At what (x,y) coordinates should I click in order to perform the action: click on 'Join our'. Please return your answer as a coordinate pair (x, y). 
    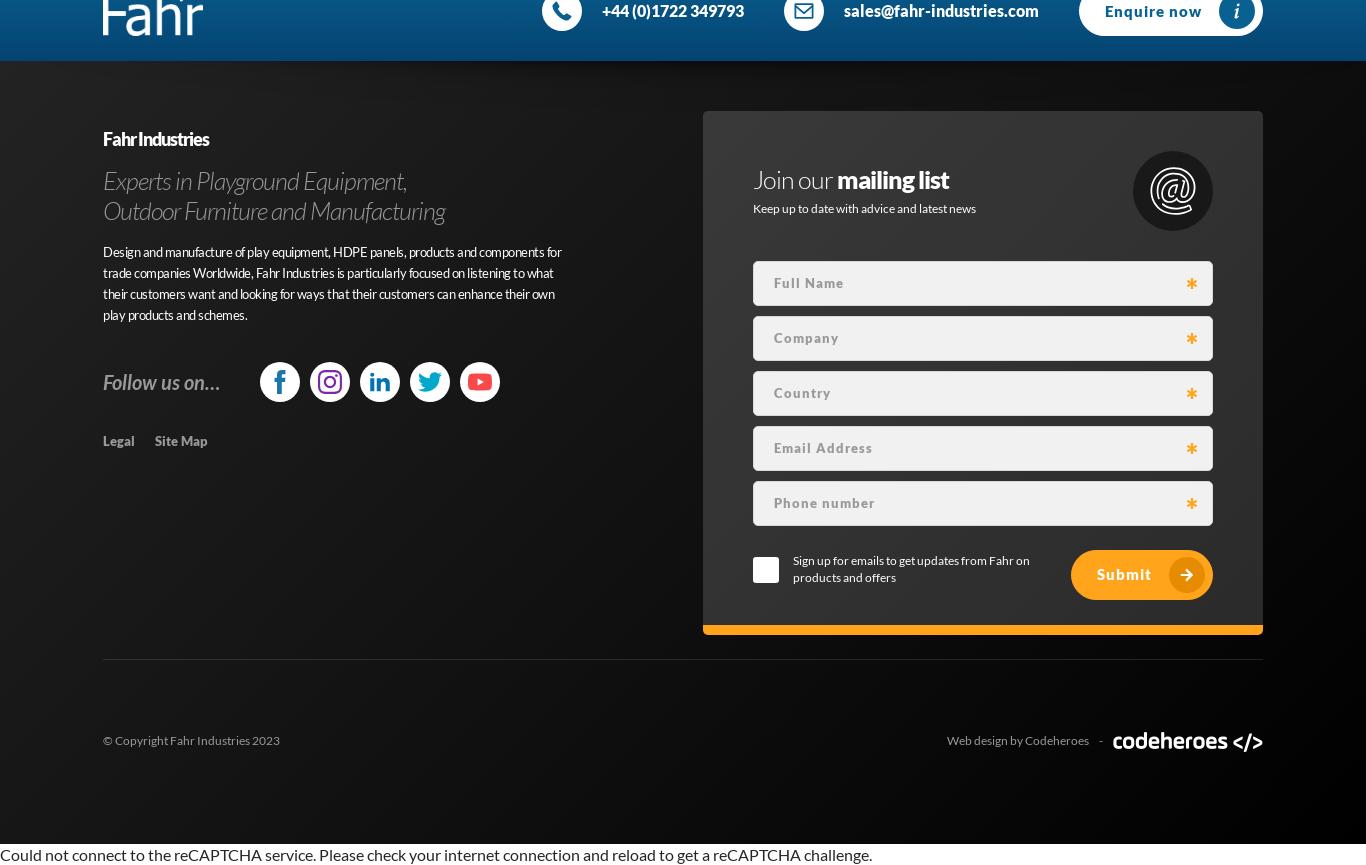
    Looking at the image, I should click on (795, 177).